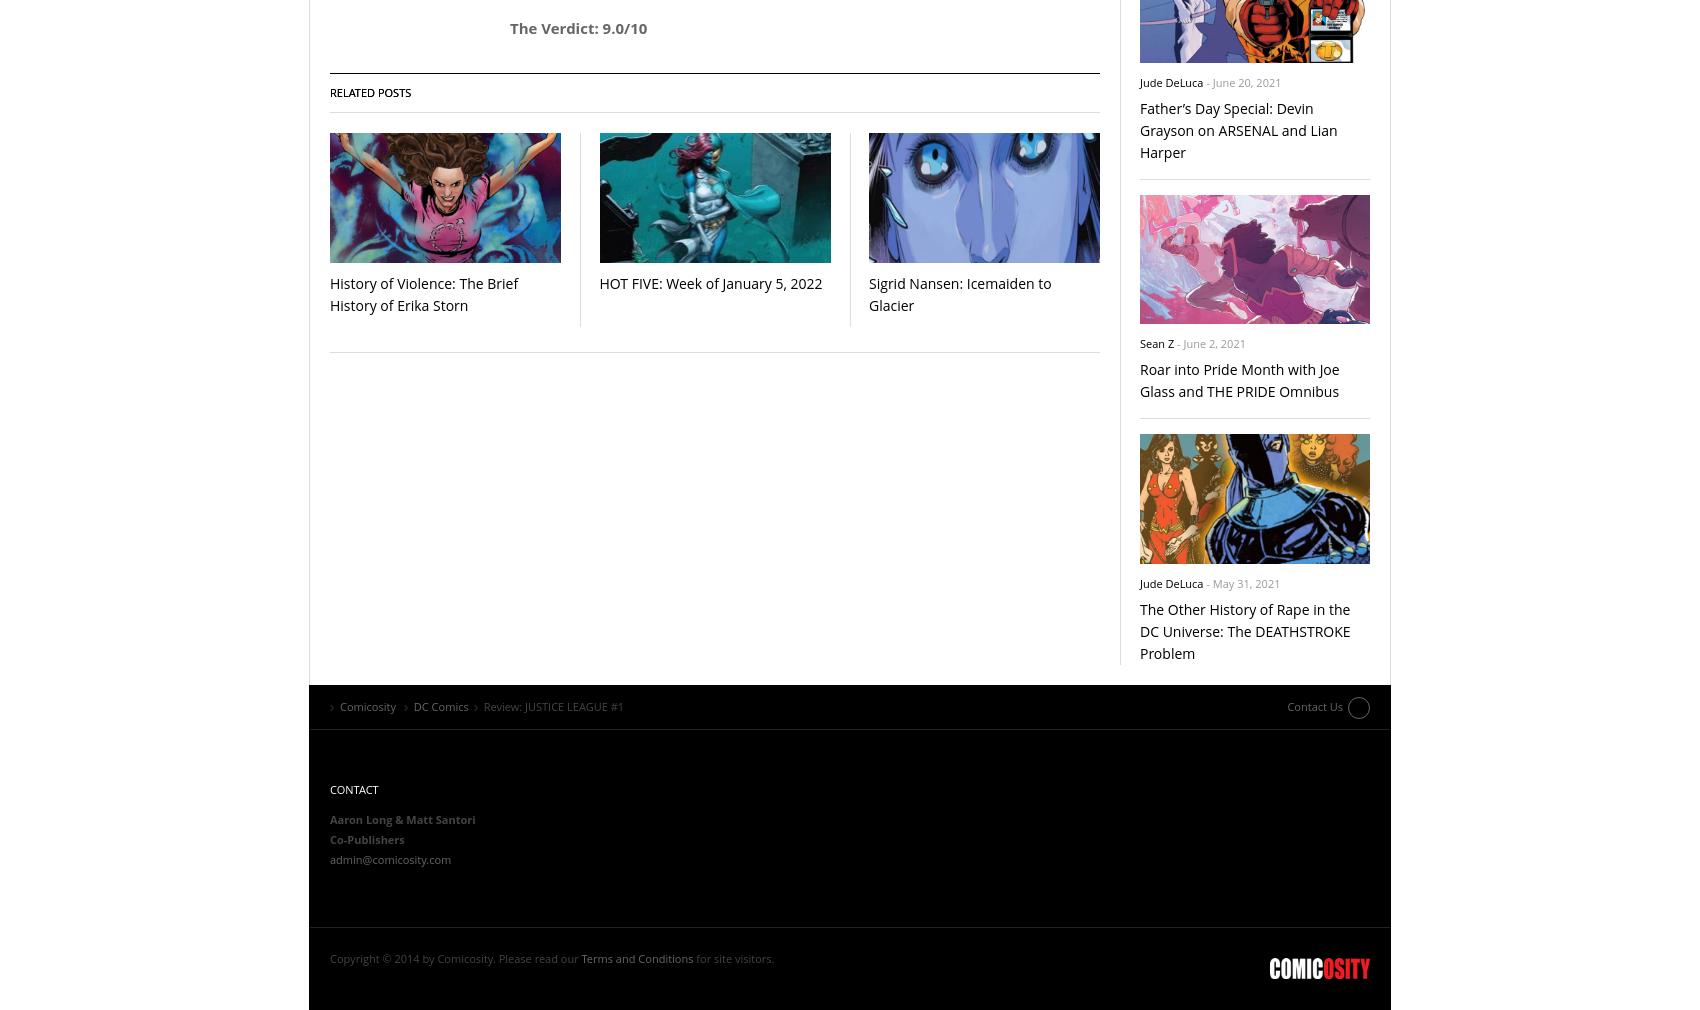  What do you see at coordinates (455, 957) in the screenshot?
I see `'Copyright © 2014 by Comicosity. Please read our'` at bounding box center [455, 957].